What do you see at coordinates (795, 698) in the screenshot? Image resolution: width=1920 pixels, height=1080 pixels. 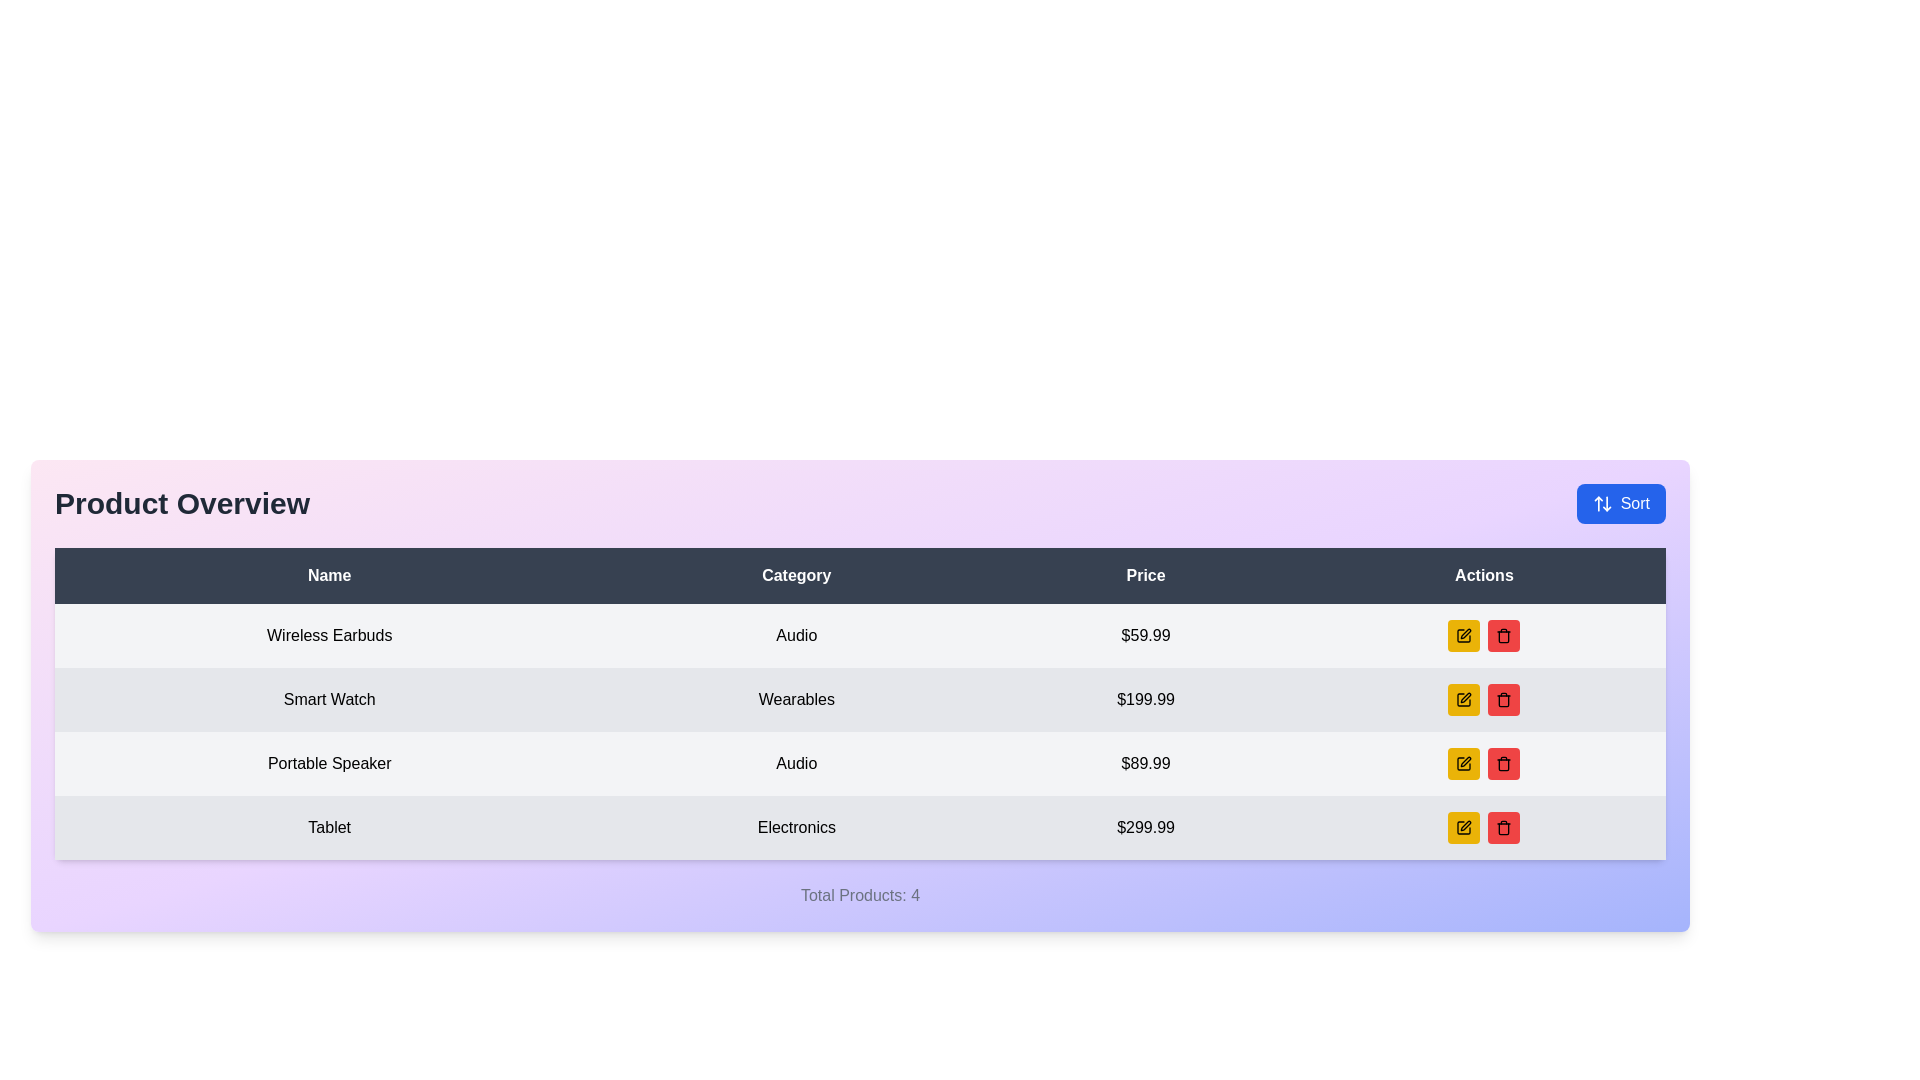 I see `the 'Wearables' text label located in the second row of the table under the 'Category' column, which indicates the product category` at bounding box center [795, 698].